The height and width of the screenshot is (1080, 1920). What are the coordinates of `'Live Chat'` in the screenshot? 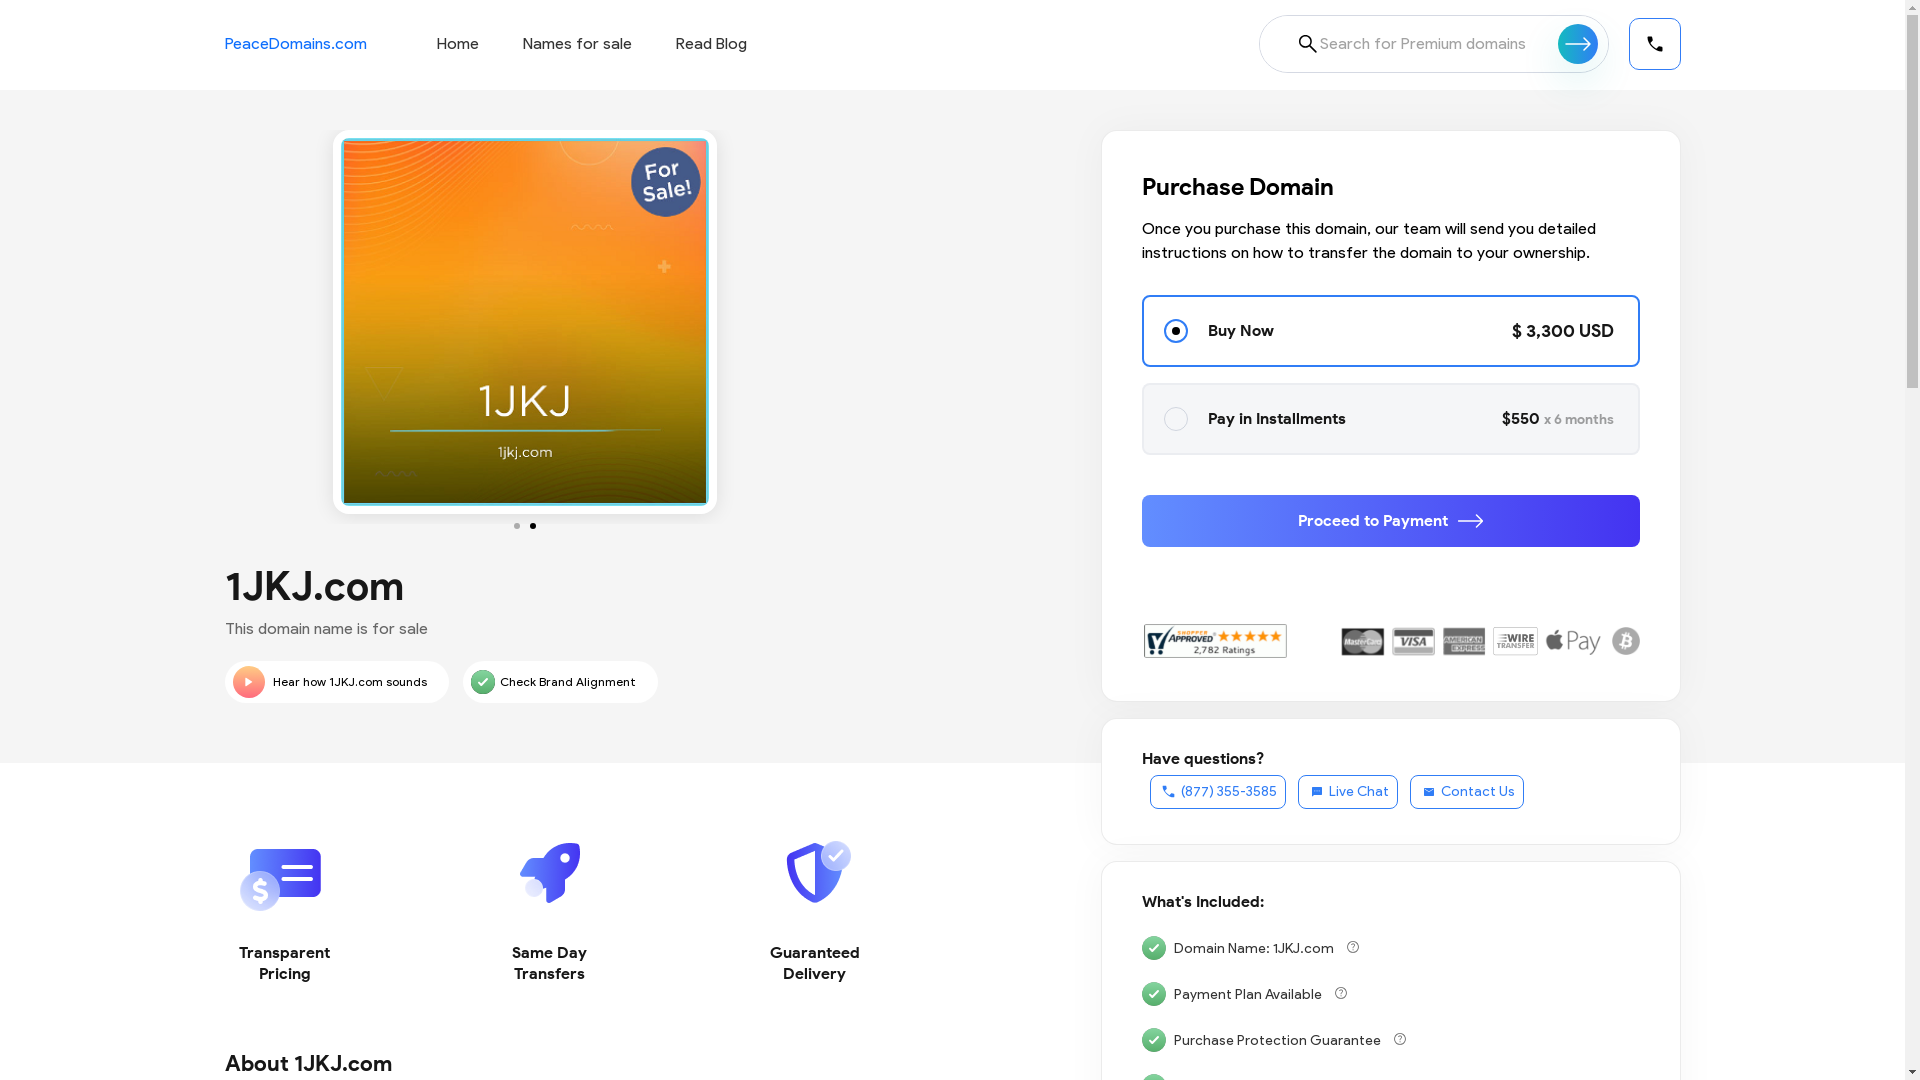 It's located at (1348, 790).